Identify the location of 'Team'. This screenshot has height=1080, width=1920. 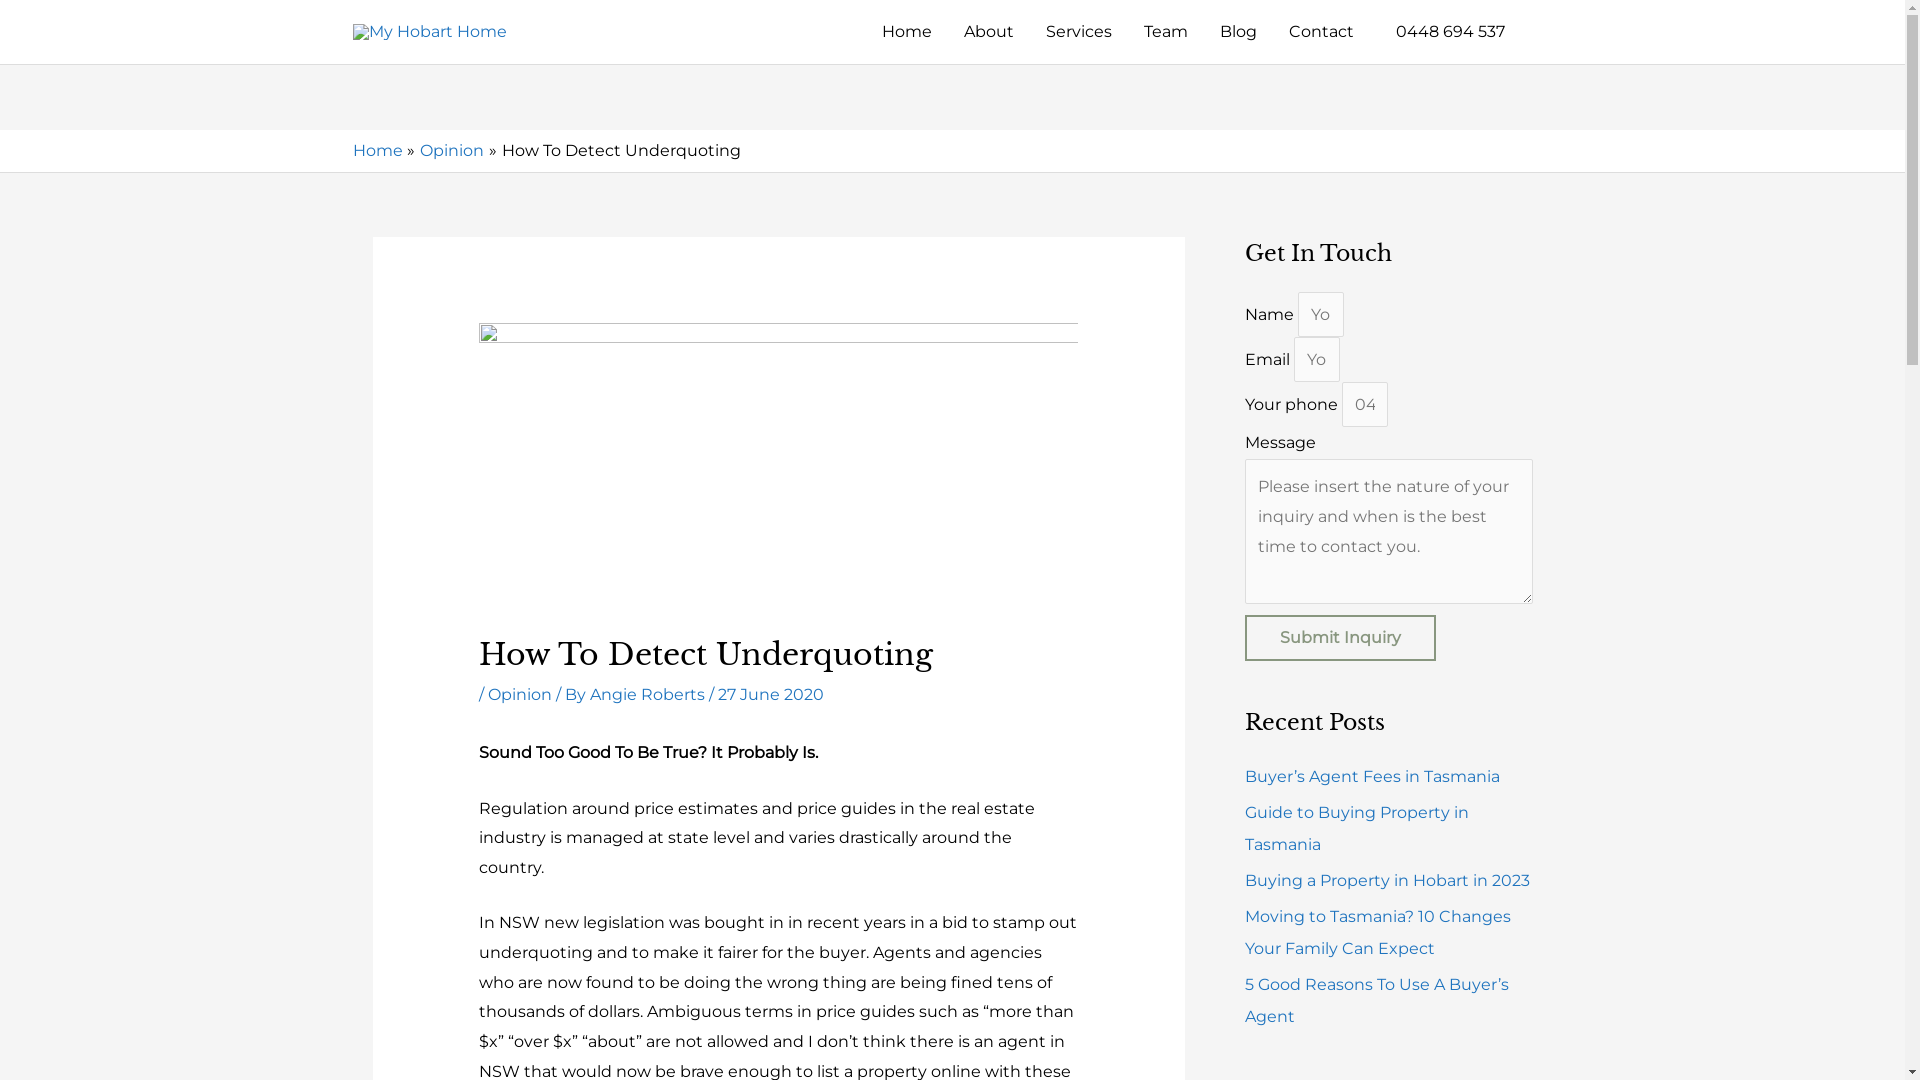
(1166, 31).